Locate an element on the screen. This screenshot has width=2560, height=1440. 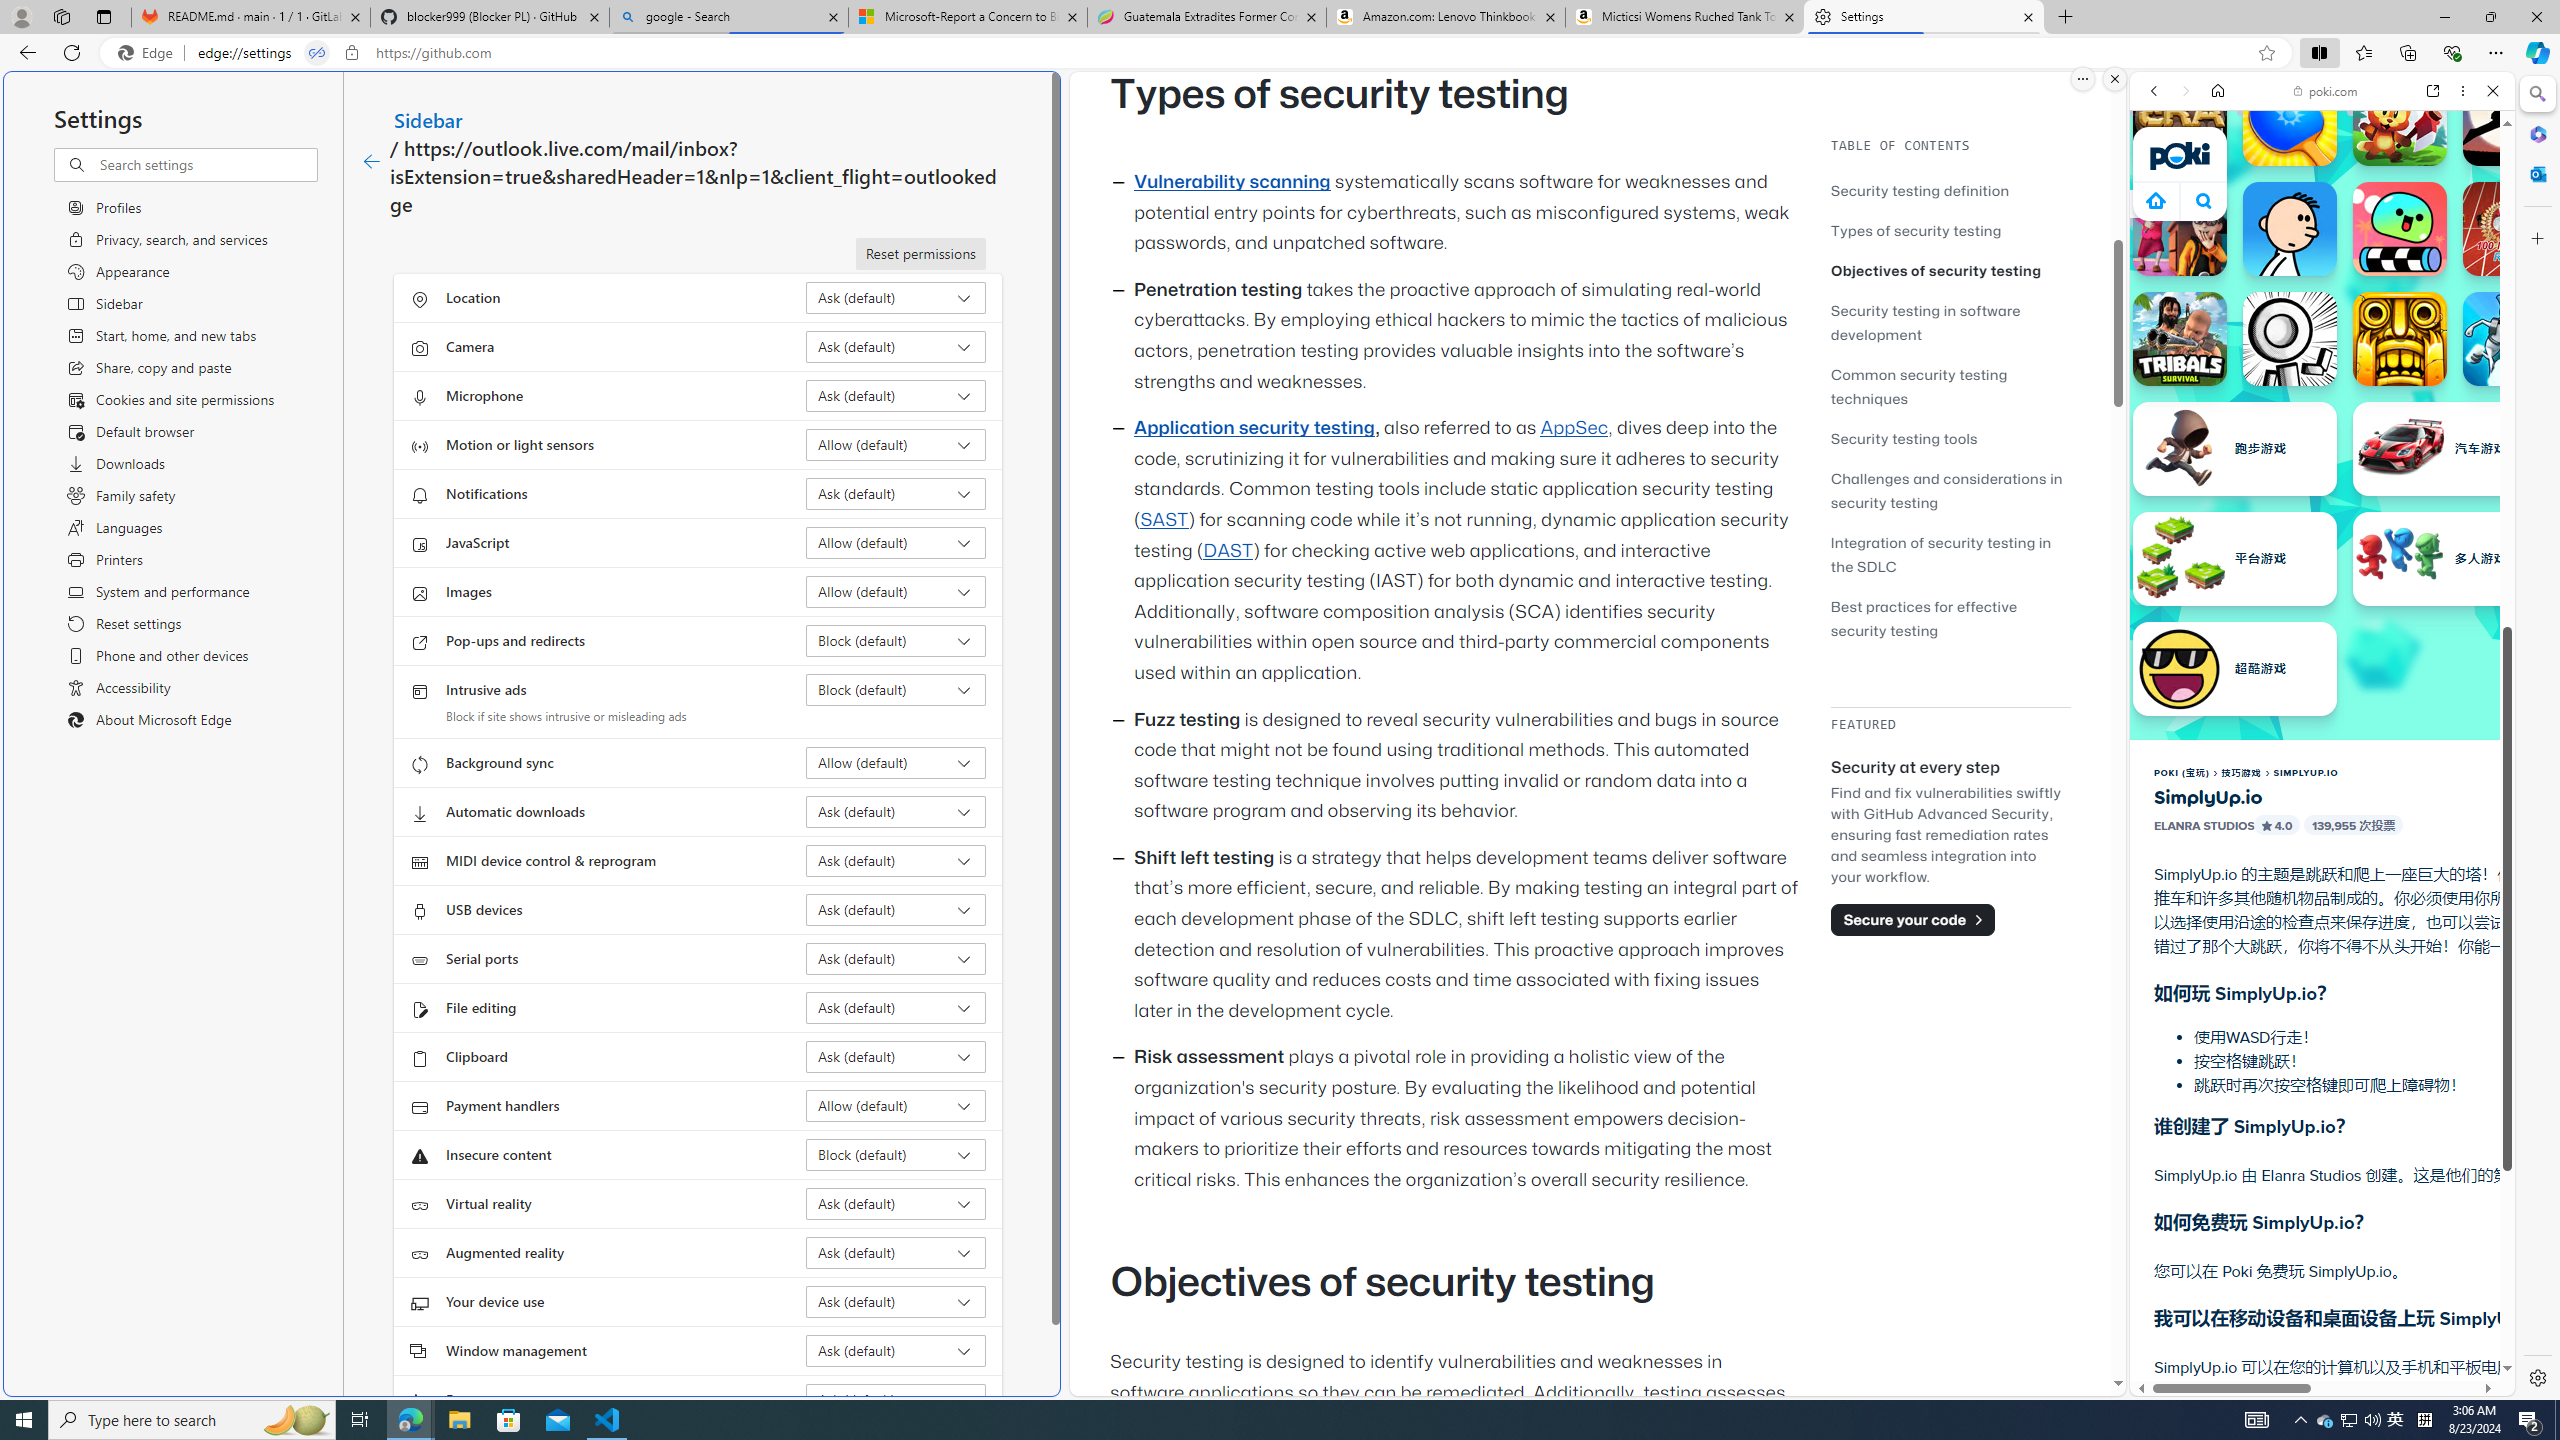
'Augmented reality Ask (default)' is located at coordinates (896, 1252).